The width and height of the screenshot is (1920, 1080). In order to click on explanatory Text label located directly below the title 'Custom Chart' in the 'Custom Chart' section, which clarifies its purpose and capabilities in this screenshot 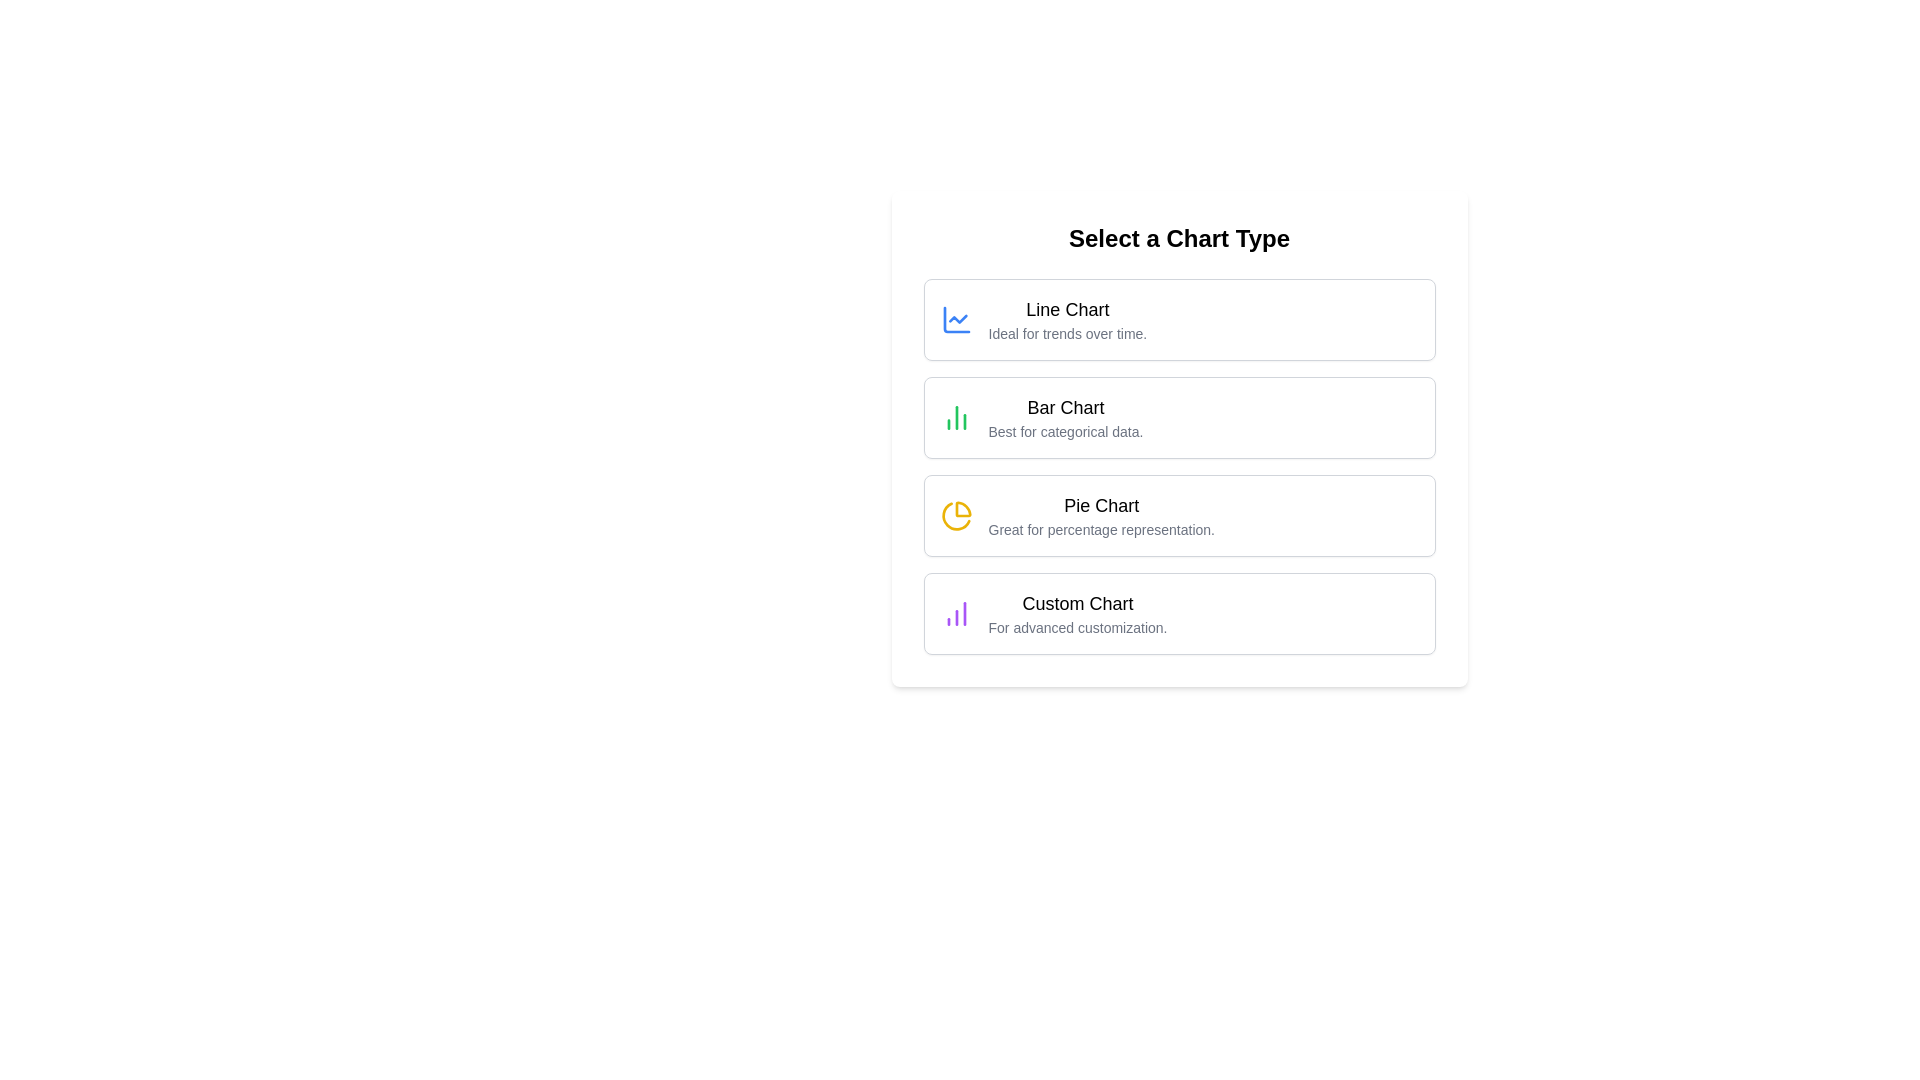, I will do `click(1077, 627)`.